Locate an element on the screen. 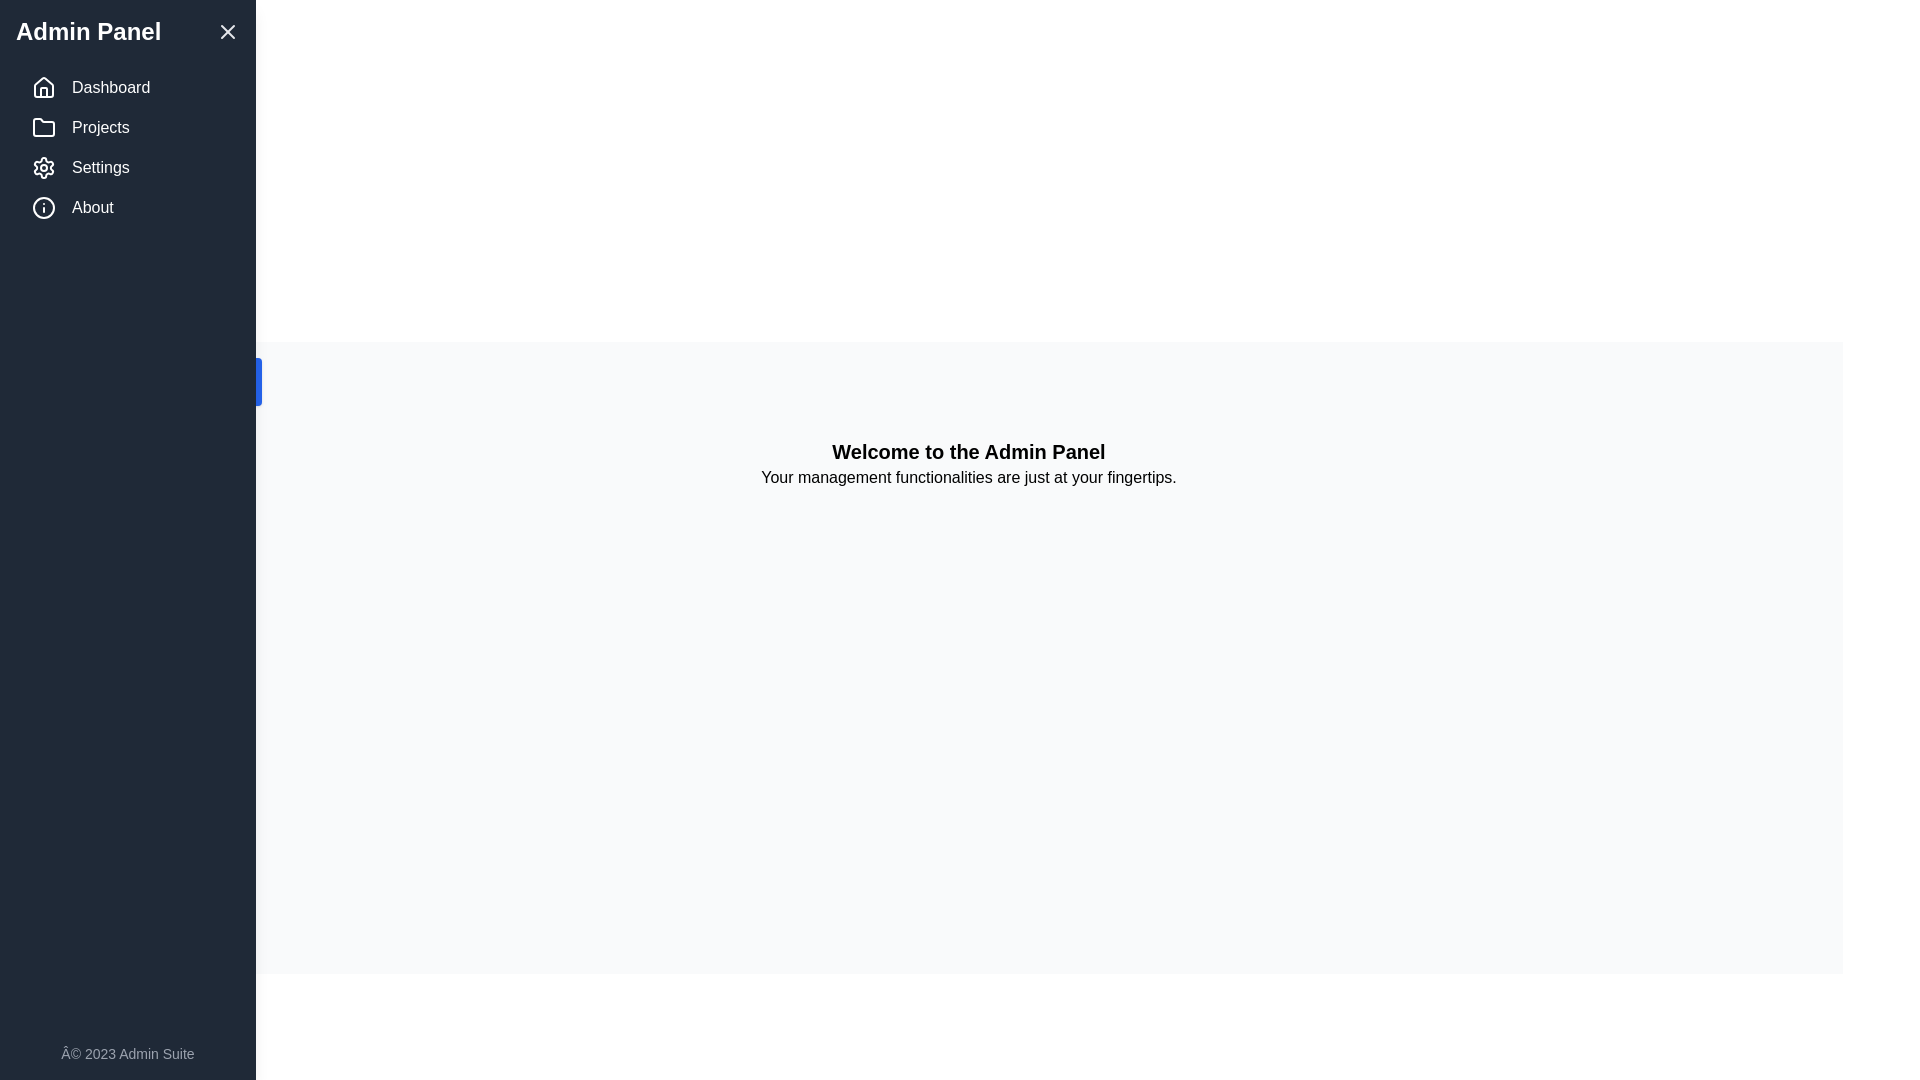  the close or dismiss icon located in the top-right corner of the navigation panel, adjacent to the 'Admin Panel' text label is located at coordinates (227, 31).